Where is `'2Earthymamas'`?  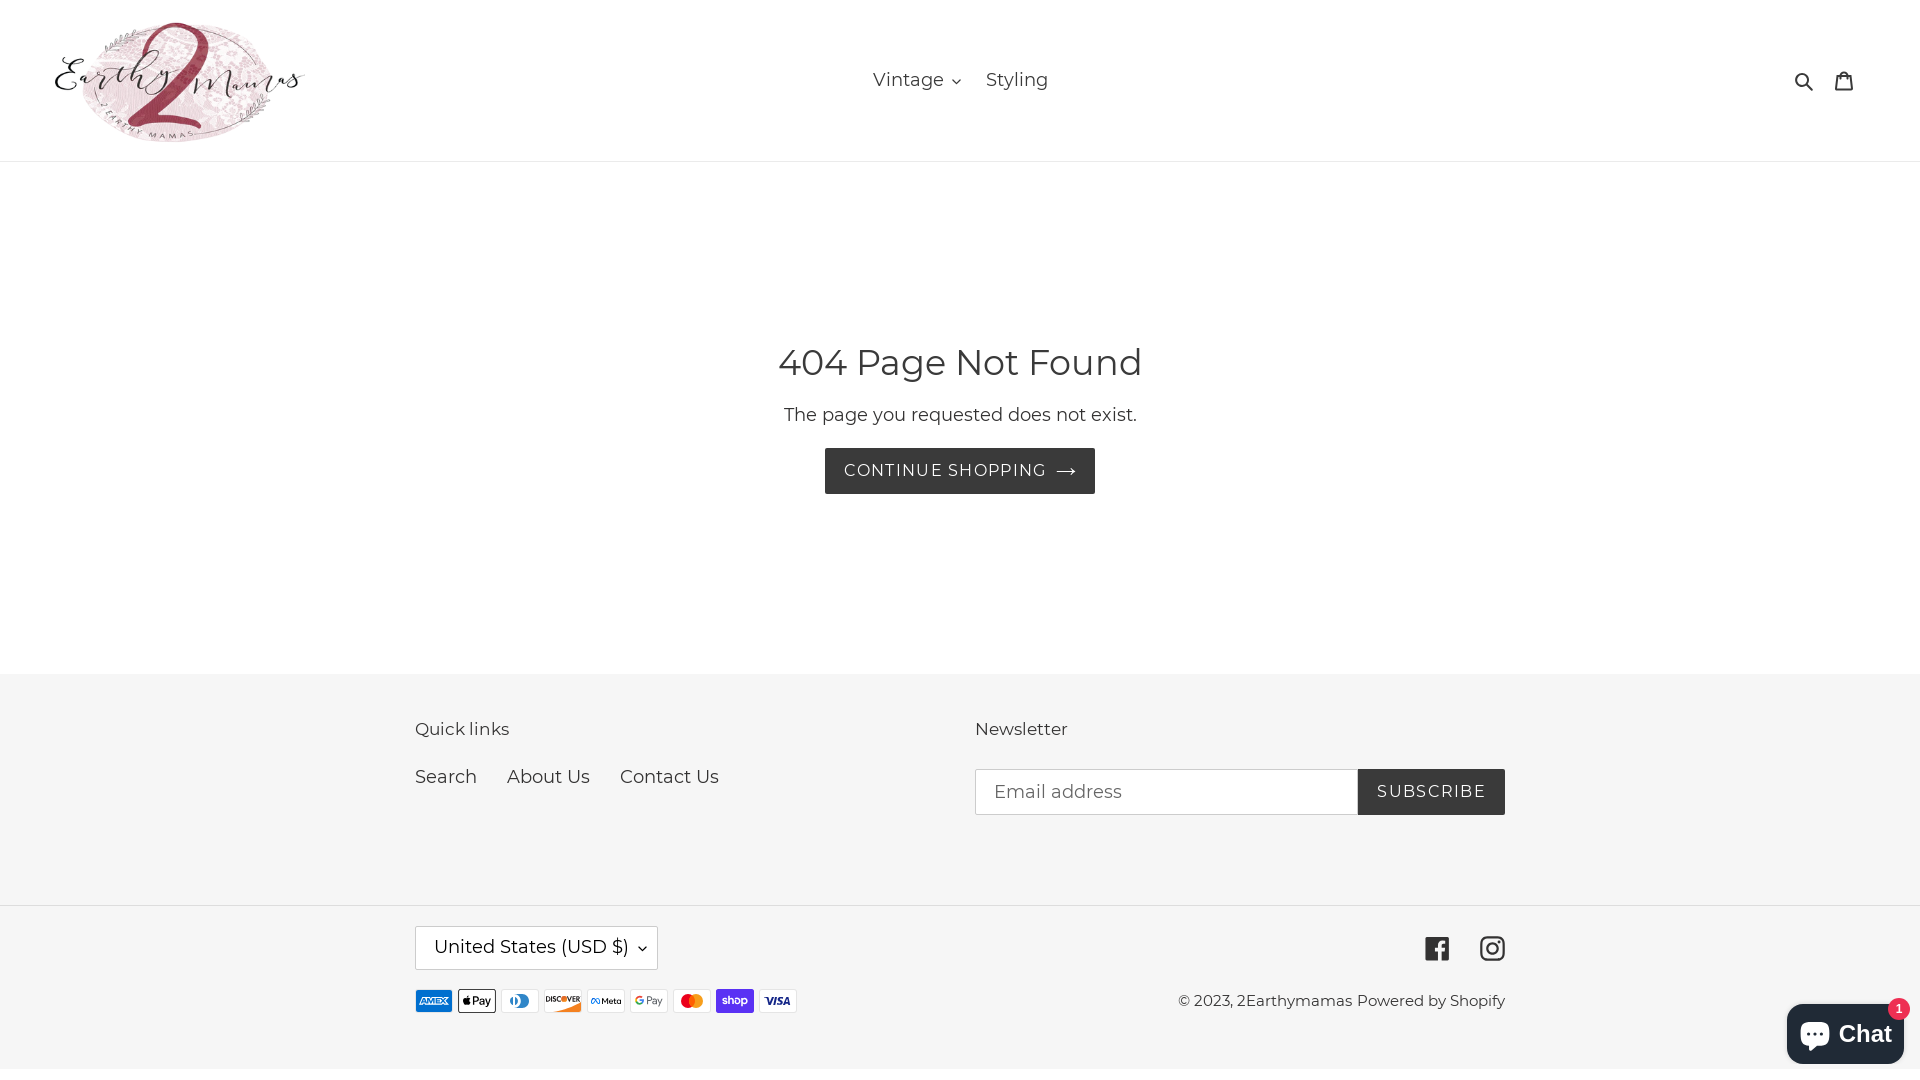 '2Earthymamas' is located at coordinates (1294, 1000).